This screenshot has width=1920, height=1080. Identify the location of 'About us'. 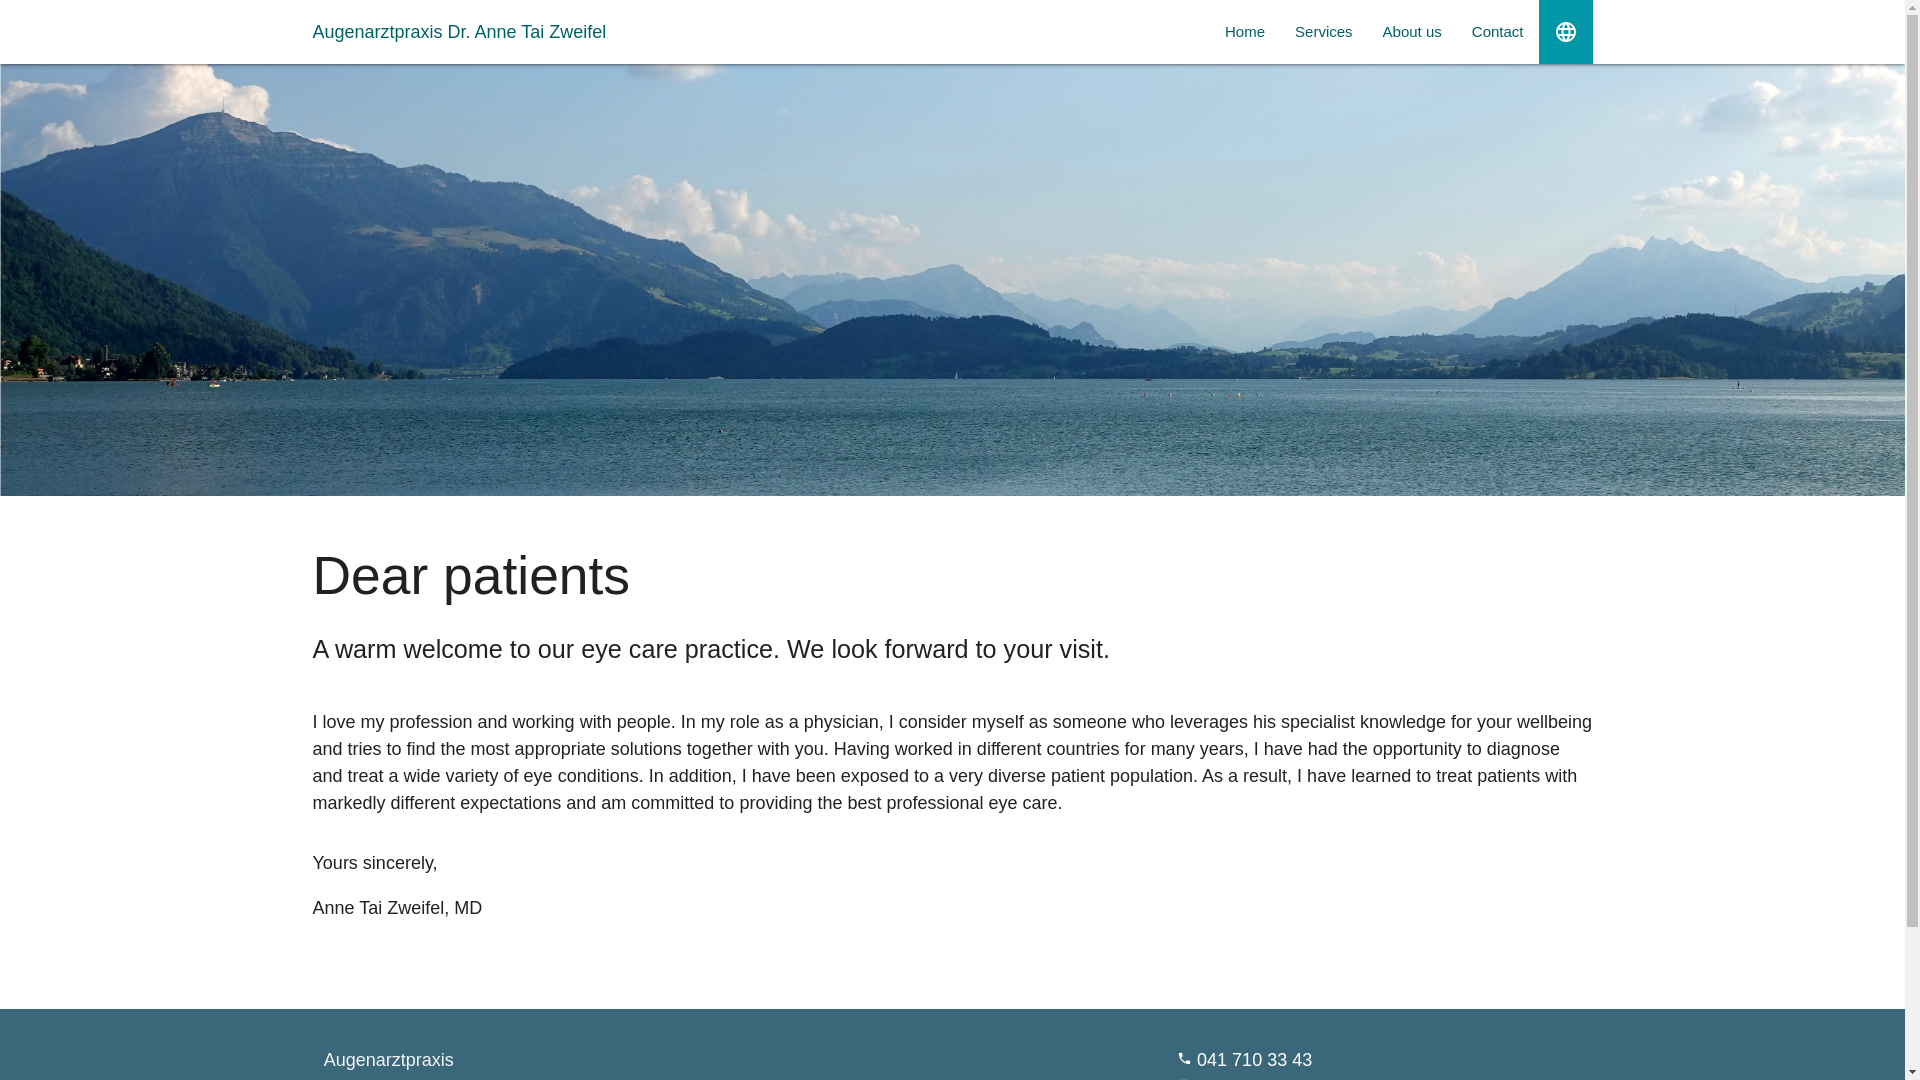
(1411, 31).